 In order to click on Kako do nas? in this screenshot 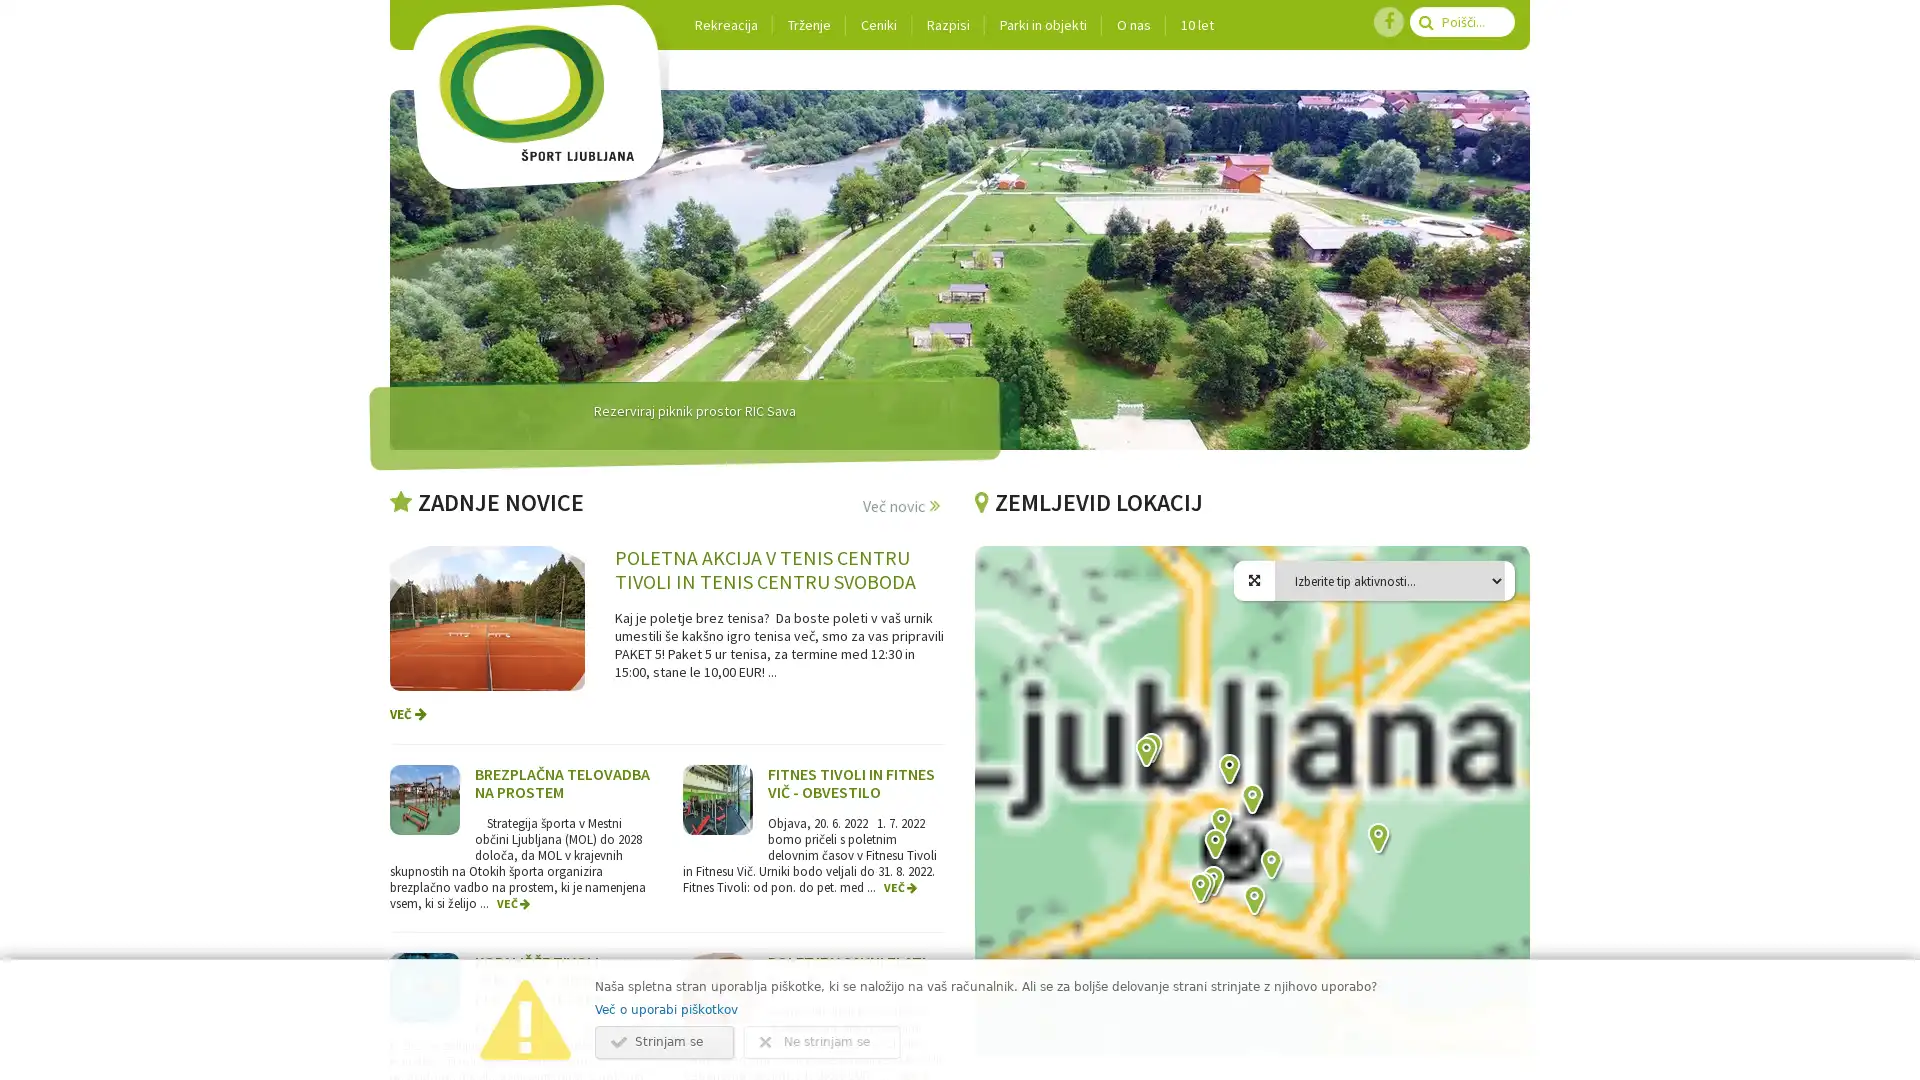, I will do `click(1213, 845)`.